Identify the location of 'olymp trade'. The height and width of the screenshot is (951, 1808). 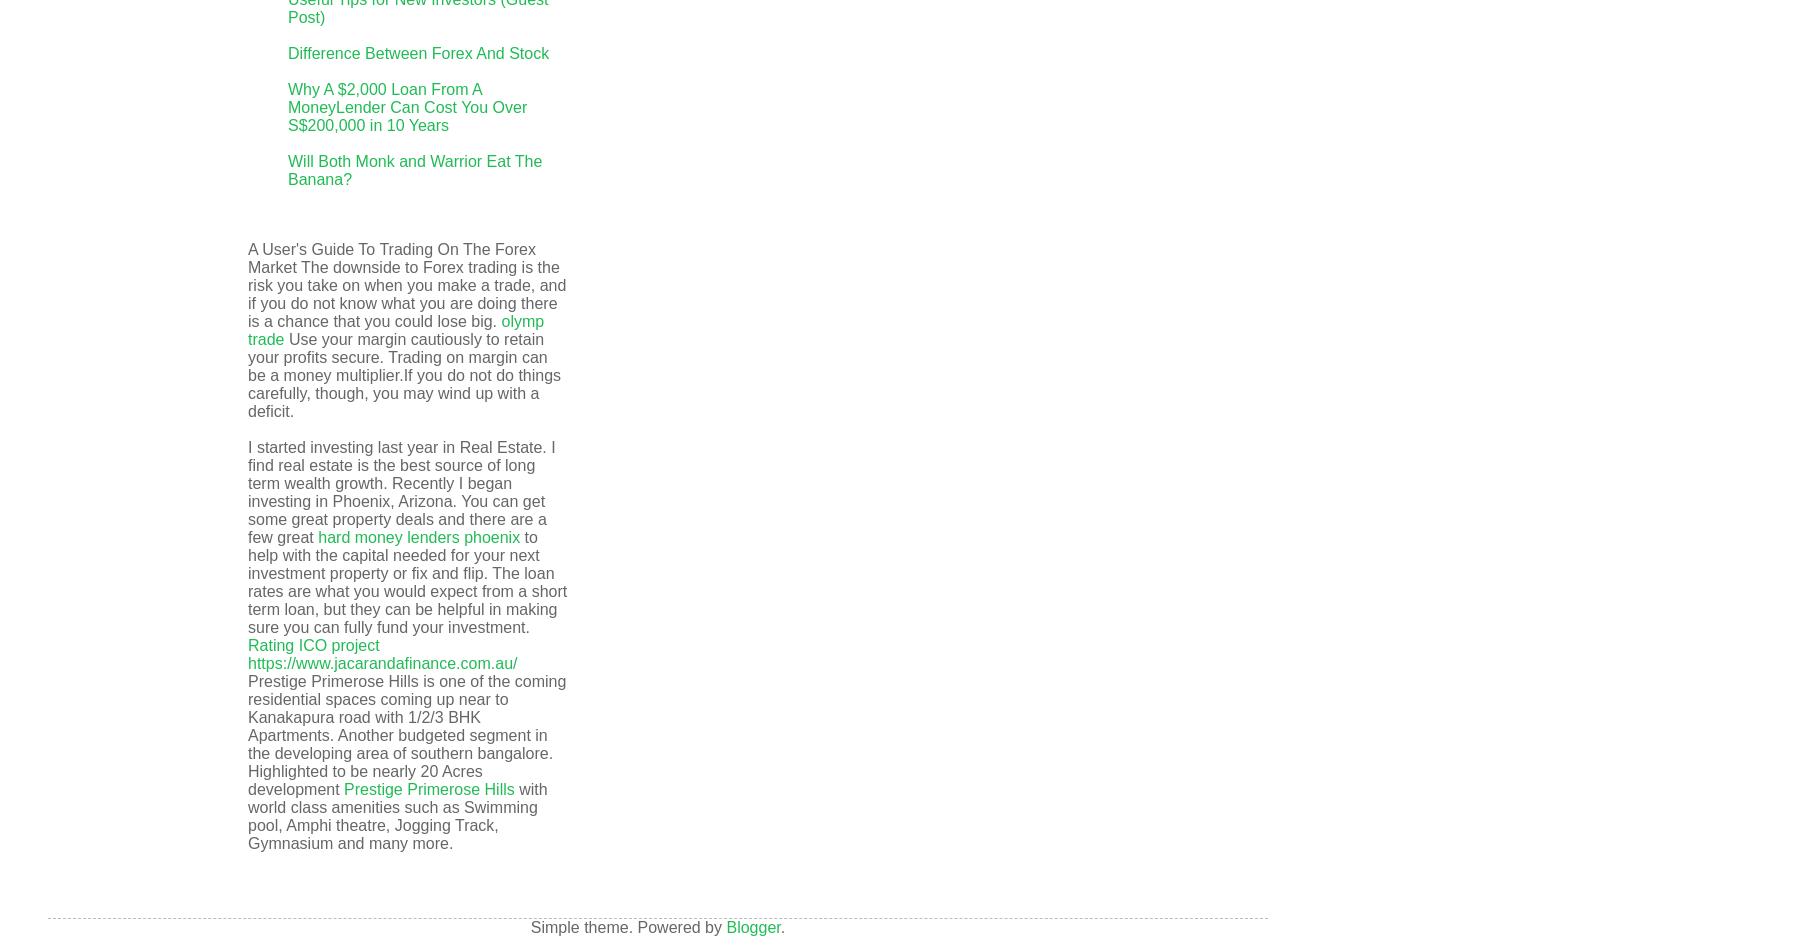
(394, 330).